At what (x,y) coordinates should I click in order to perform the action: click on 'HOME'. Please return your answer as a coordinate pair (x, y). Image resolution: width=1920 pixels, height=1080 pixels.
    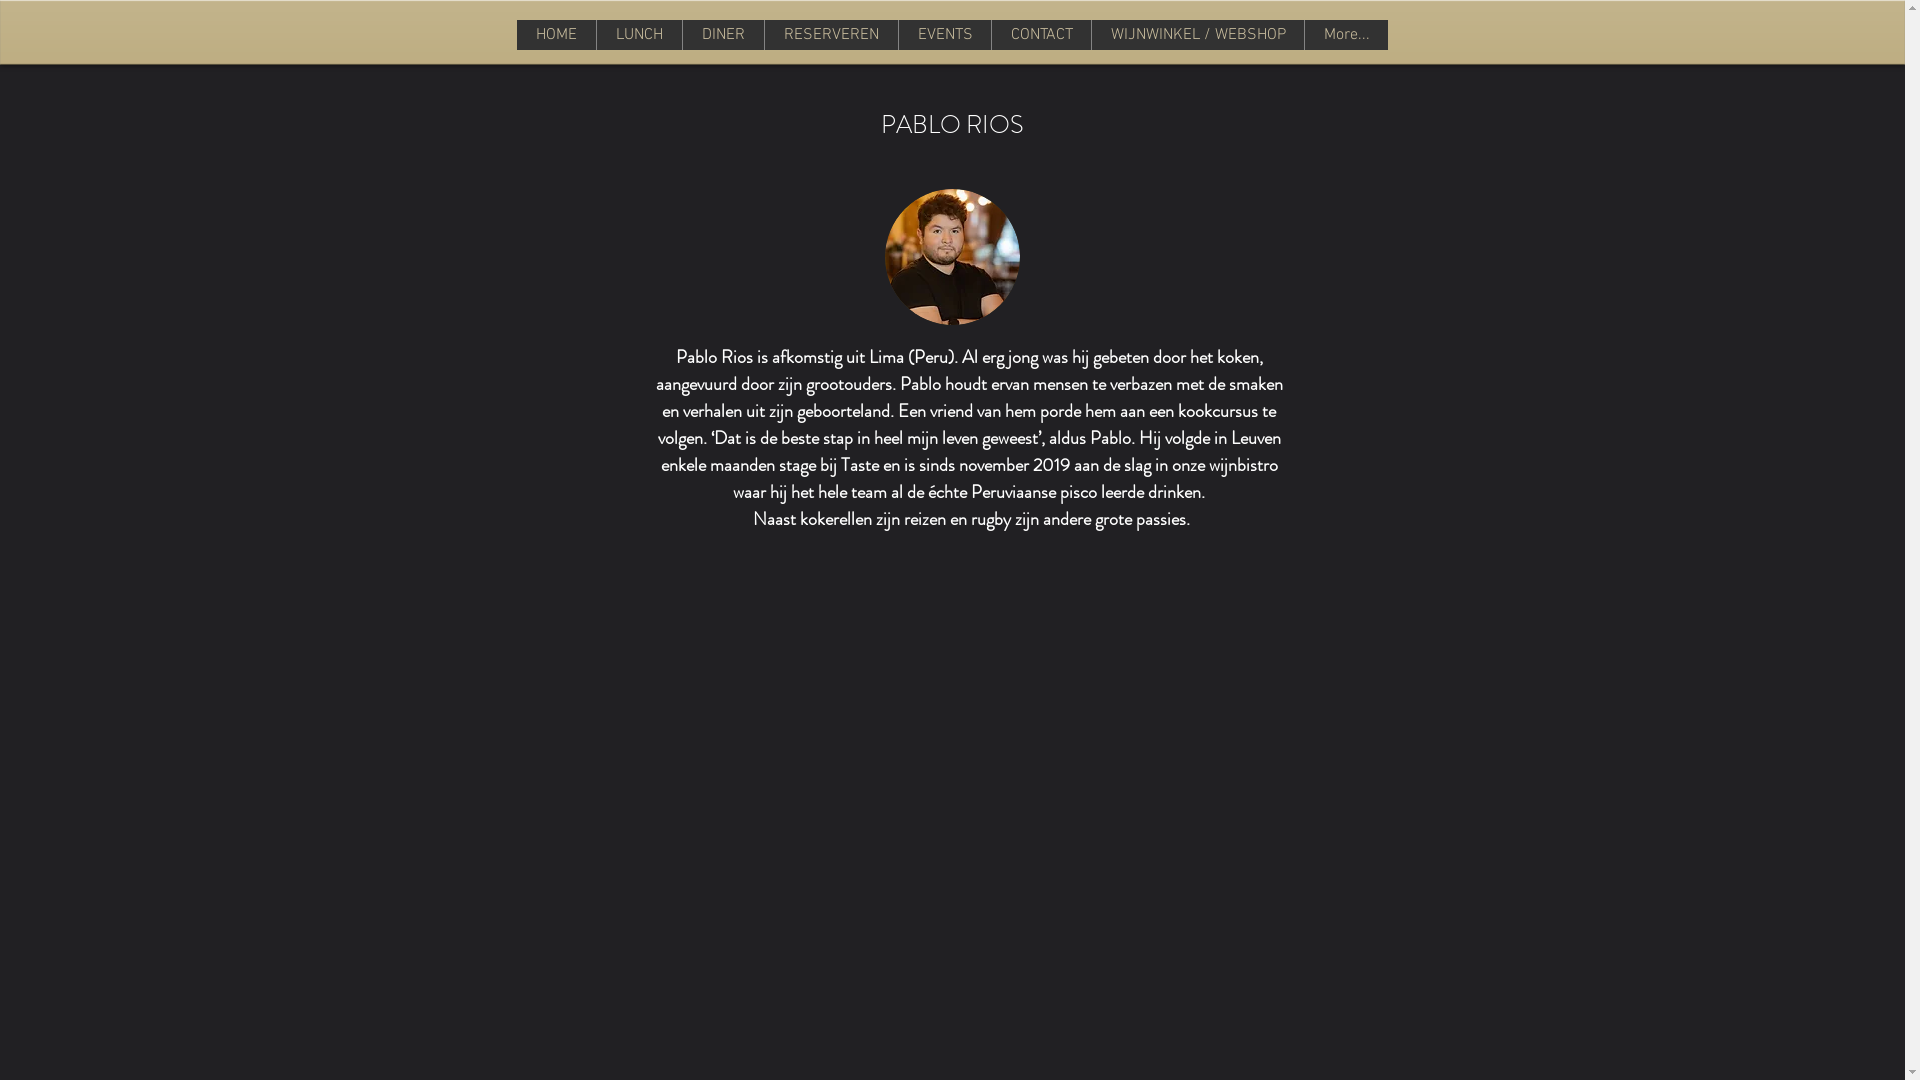
    Looking at the image, I should click on (556, 34).